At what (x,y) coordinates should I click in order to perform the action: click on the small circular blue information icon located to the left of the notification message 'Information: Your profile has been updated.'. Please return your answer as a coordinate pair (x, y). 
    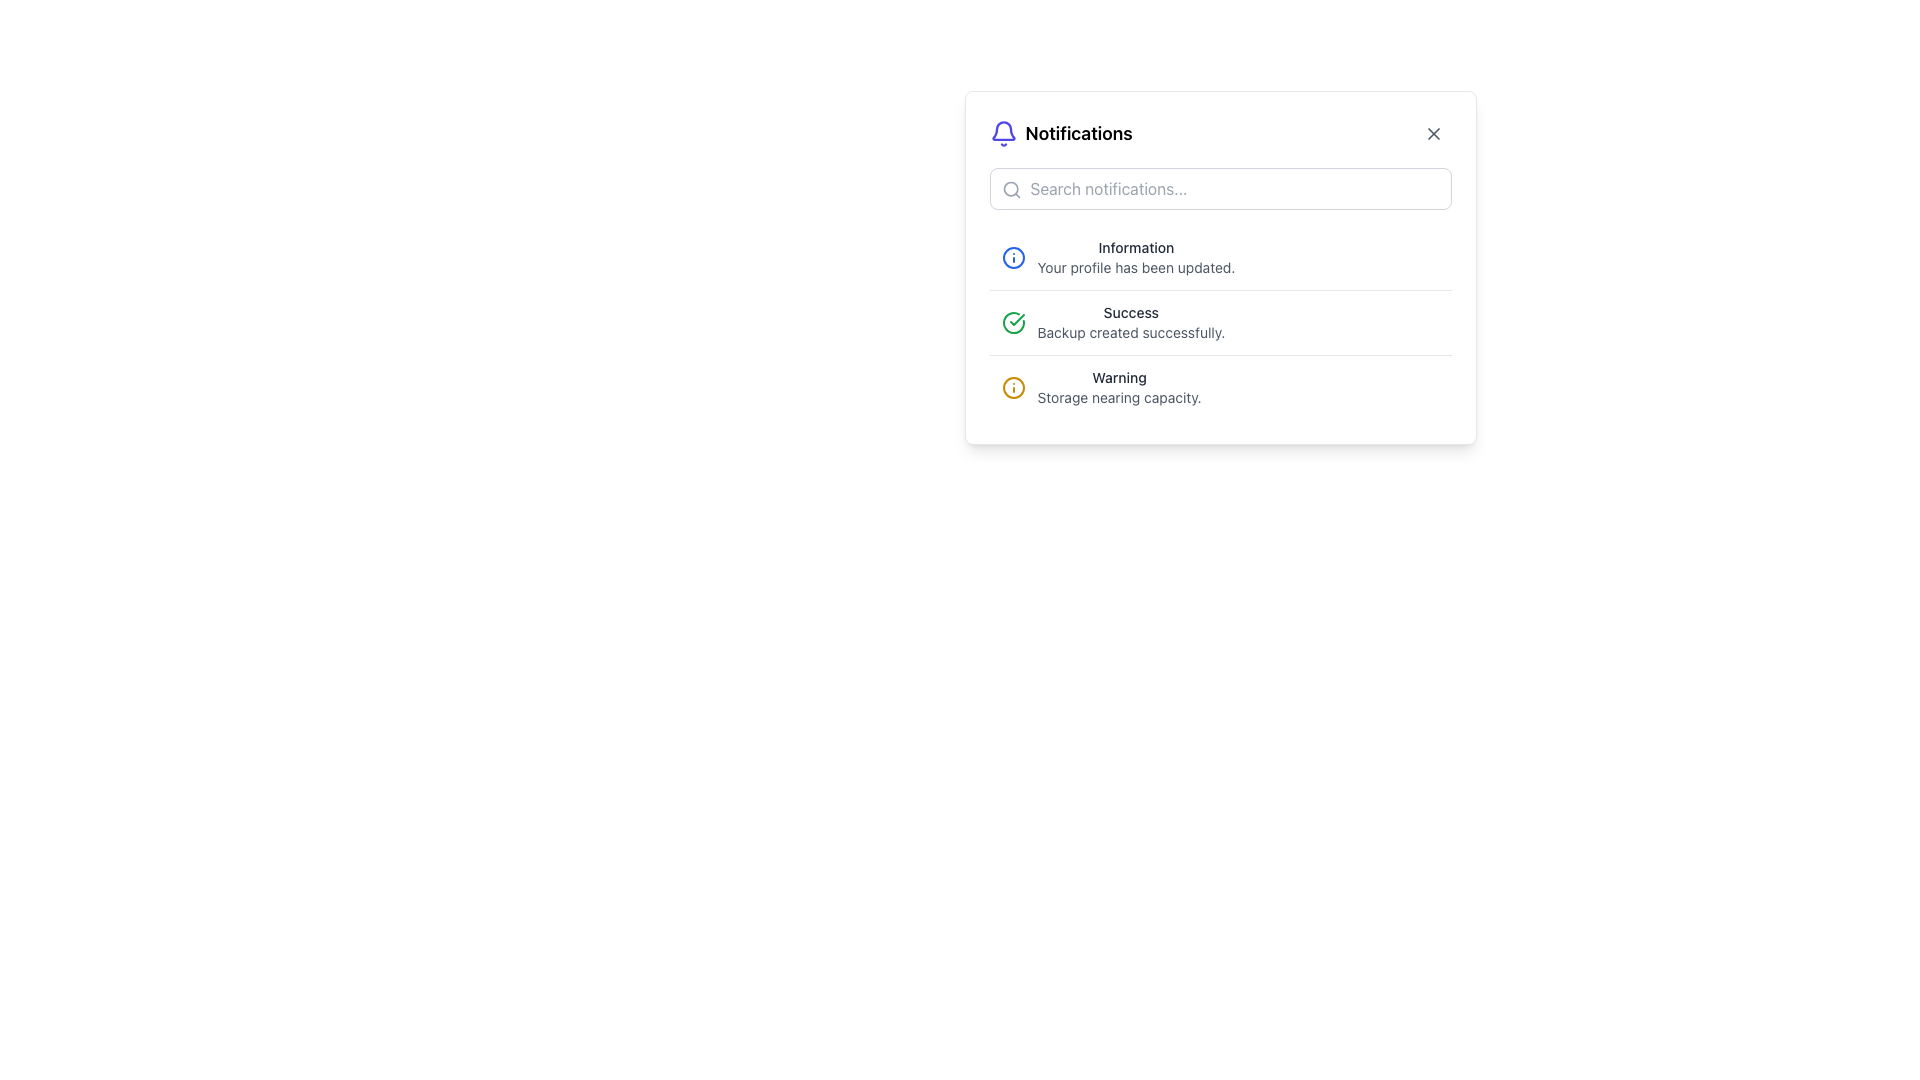
    Looking at the image, I should click on (1013, 257).